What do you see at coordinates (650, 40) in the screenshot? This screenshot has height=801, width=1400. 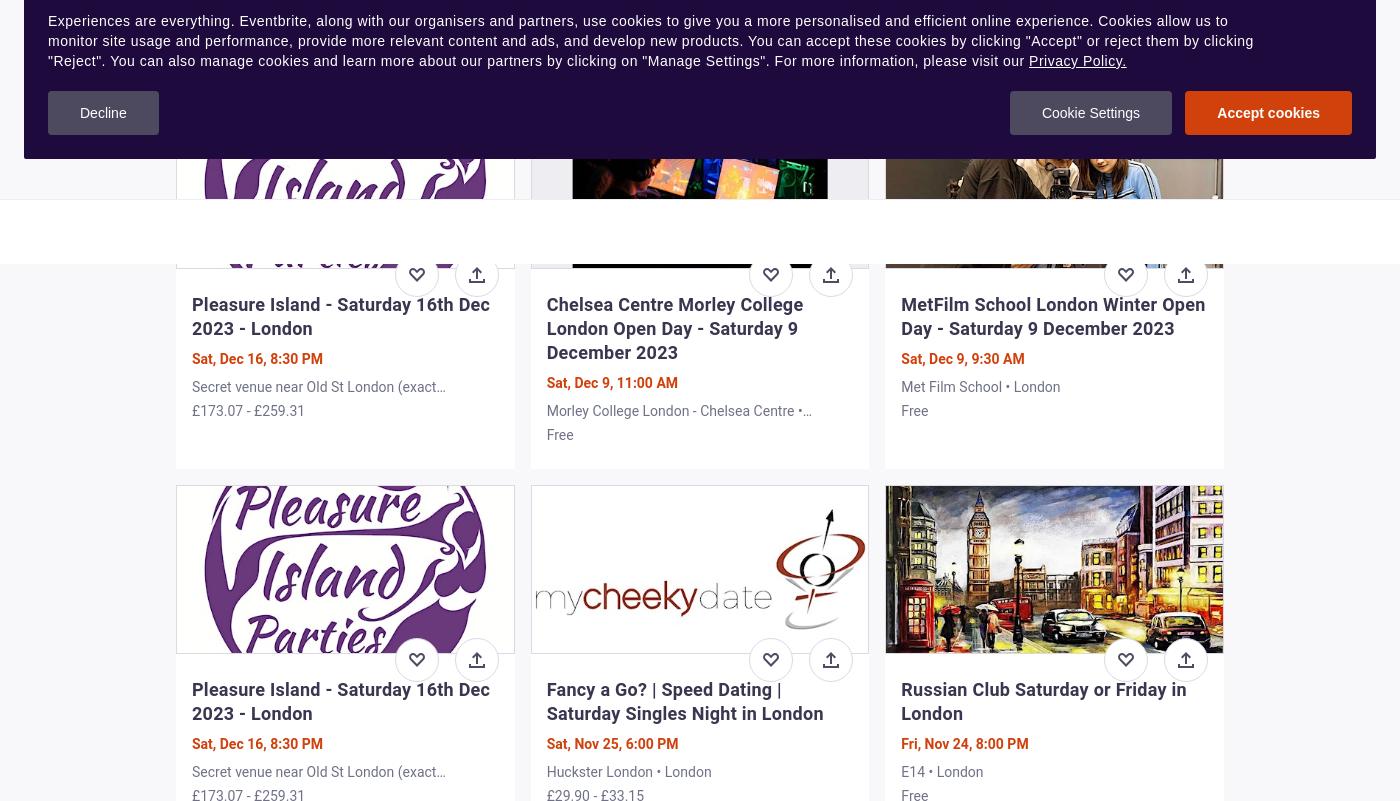 I see `'Experiences are everything. Eventbrite, along with our organisers and partners, use cookies to give you a more personalised and efficient online experience. Cookies allow us to monitor site usage and performance, provide more relevant content and ads, and develop new products. You can accept these cookies by clicking "Accept" or reject them by clicking "Reject". You can also manage cookies and learn more about our partners by clicking on "Manage Settings".  For more information, please visit our'` at bounding box center [650, 40].